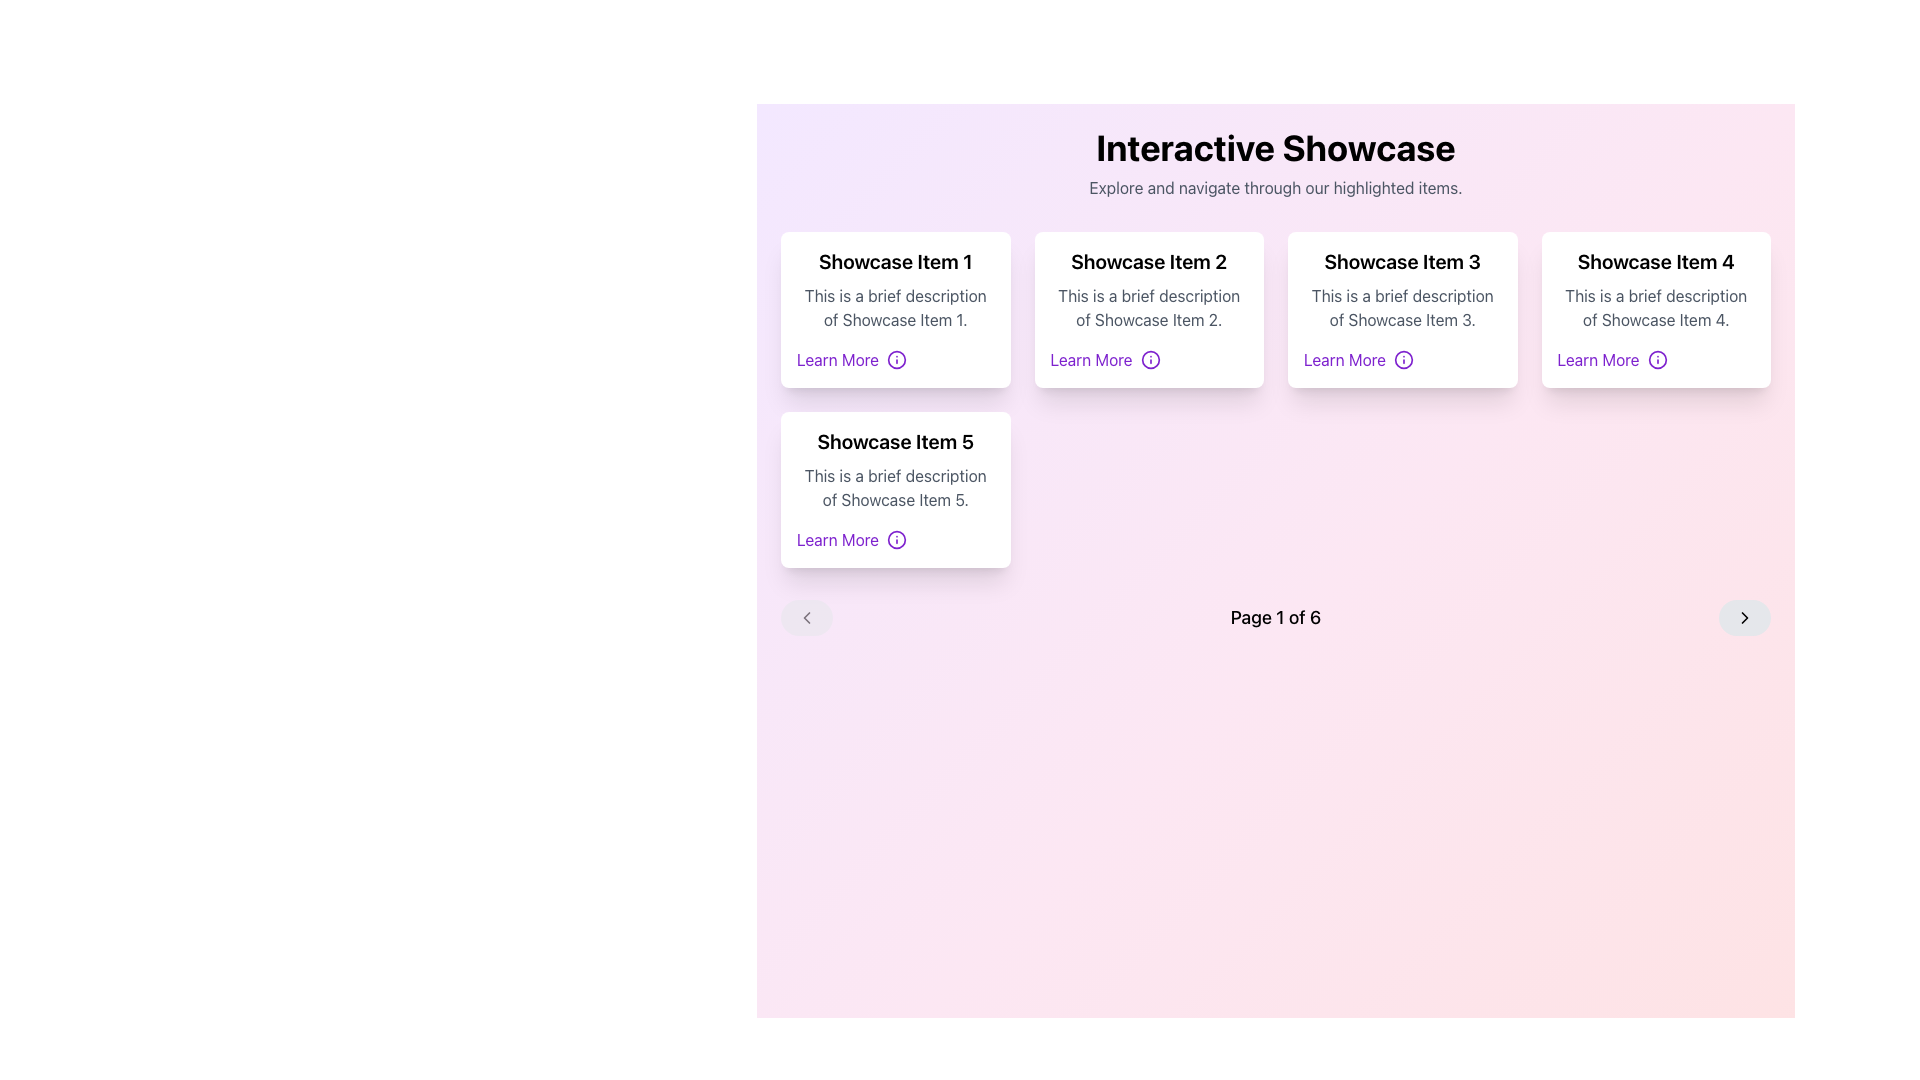  Describe the element at coordinates (1403, 358) in the screenshot. I see `the circular information icon next to the 'Learn More' text under 'Showcase Item 3'` at that location.